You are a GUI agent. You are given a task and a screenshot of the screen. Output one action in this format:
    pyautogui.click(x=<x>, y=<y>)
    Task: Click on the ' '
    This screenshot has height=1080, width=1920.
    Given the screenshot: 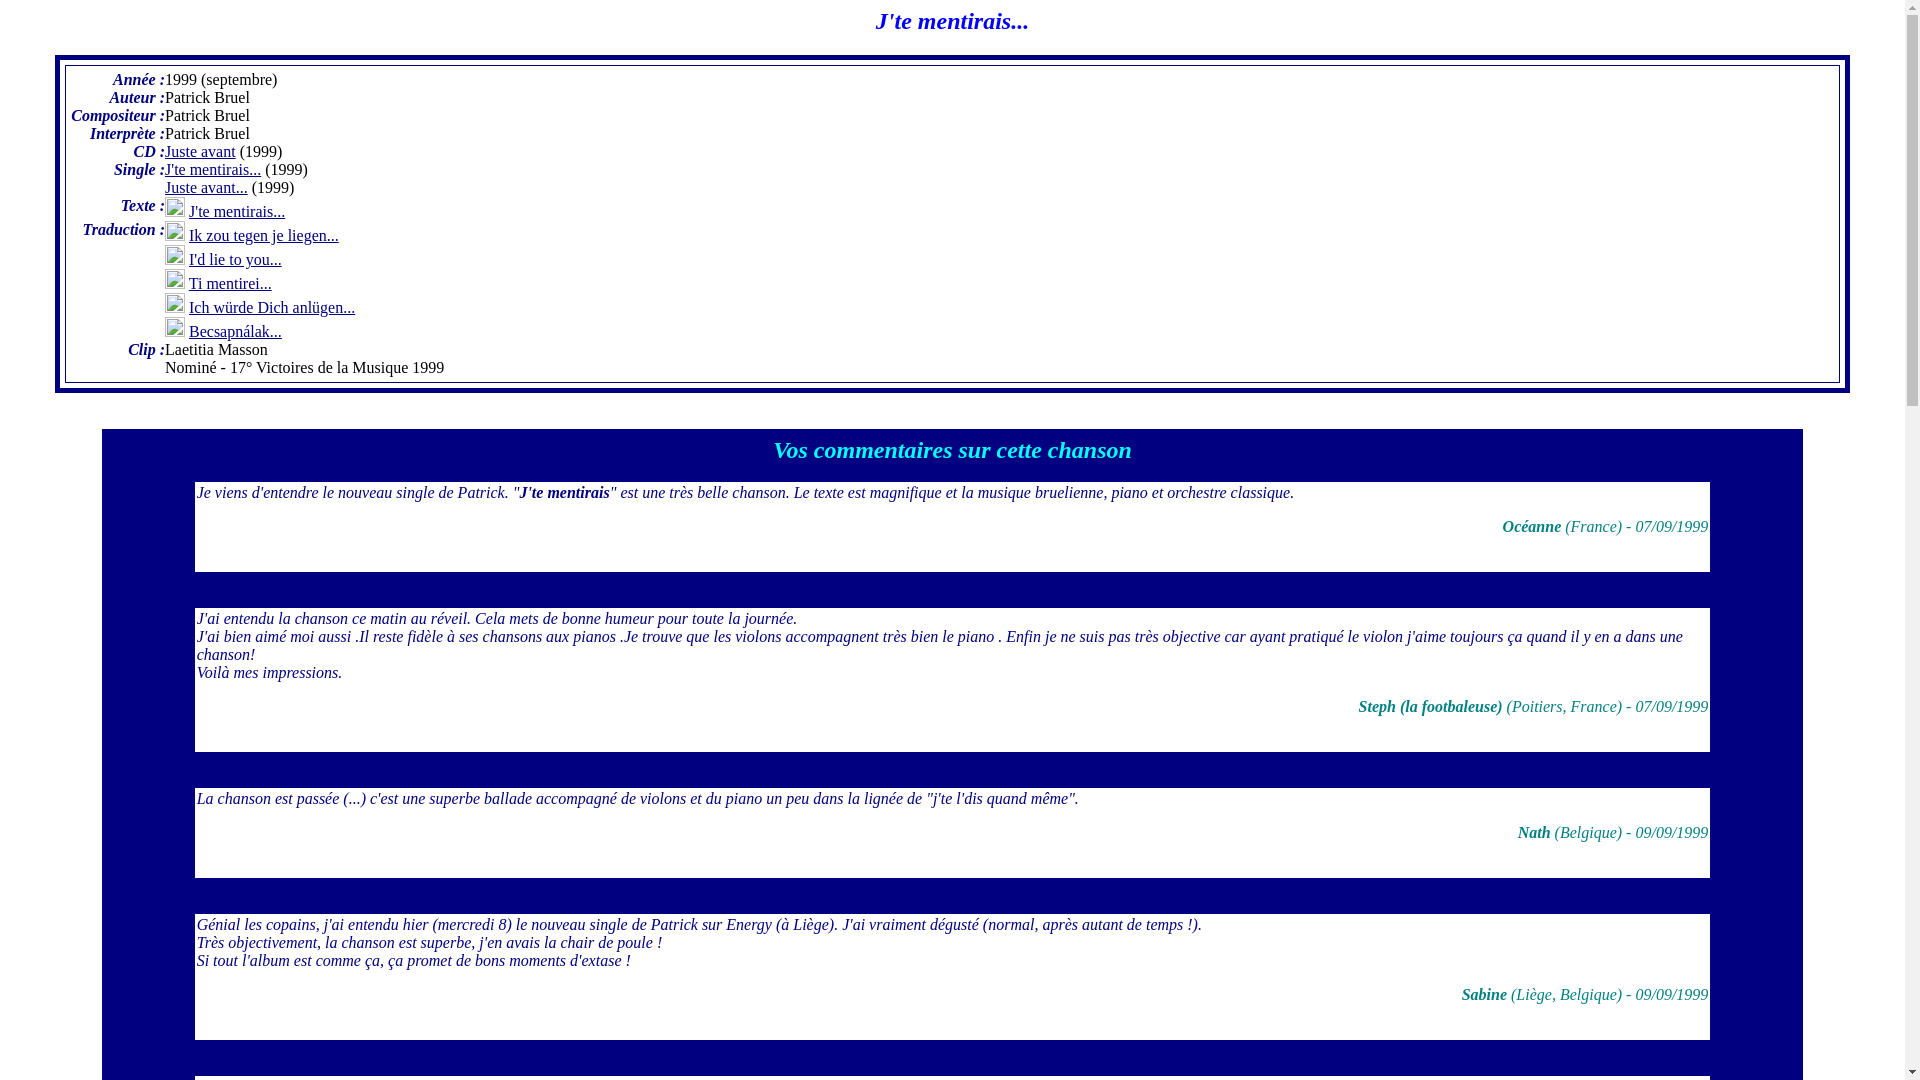 What is the action you would take?
    pyautogui.click(x=950, y=418)
    